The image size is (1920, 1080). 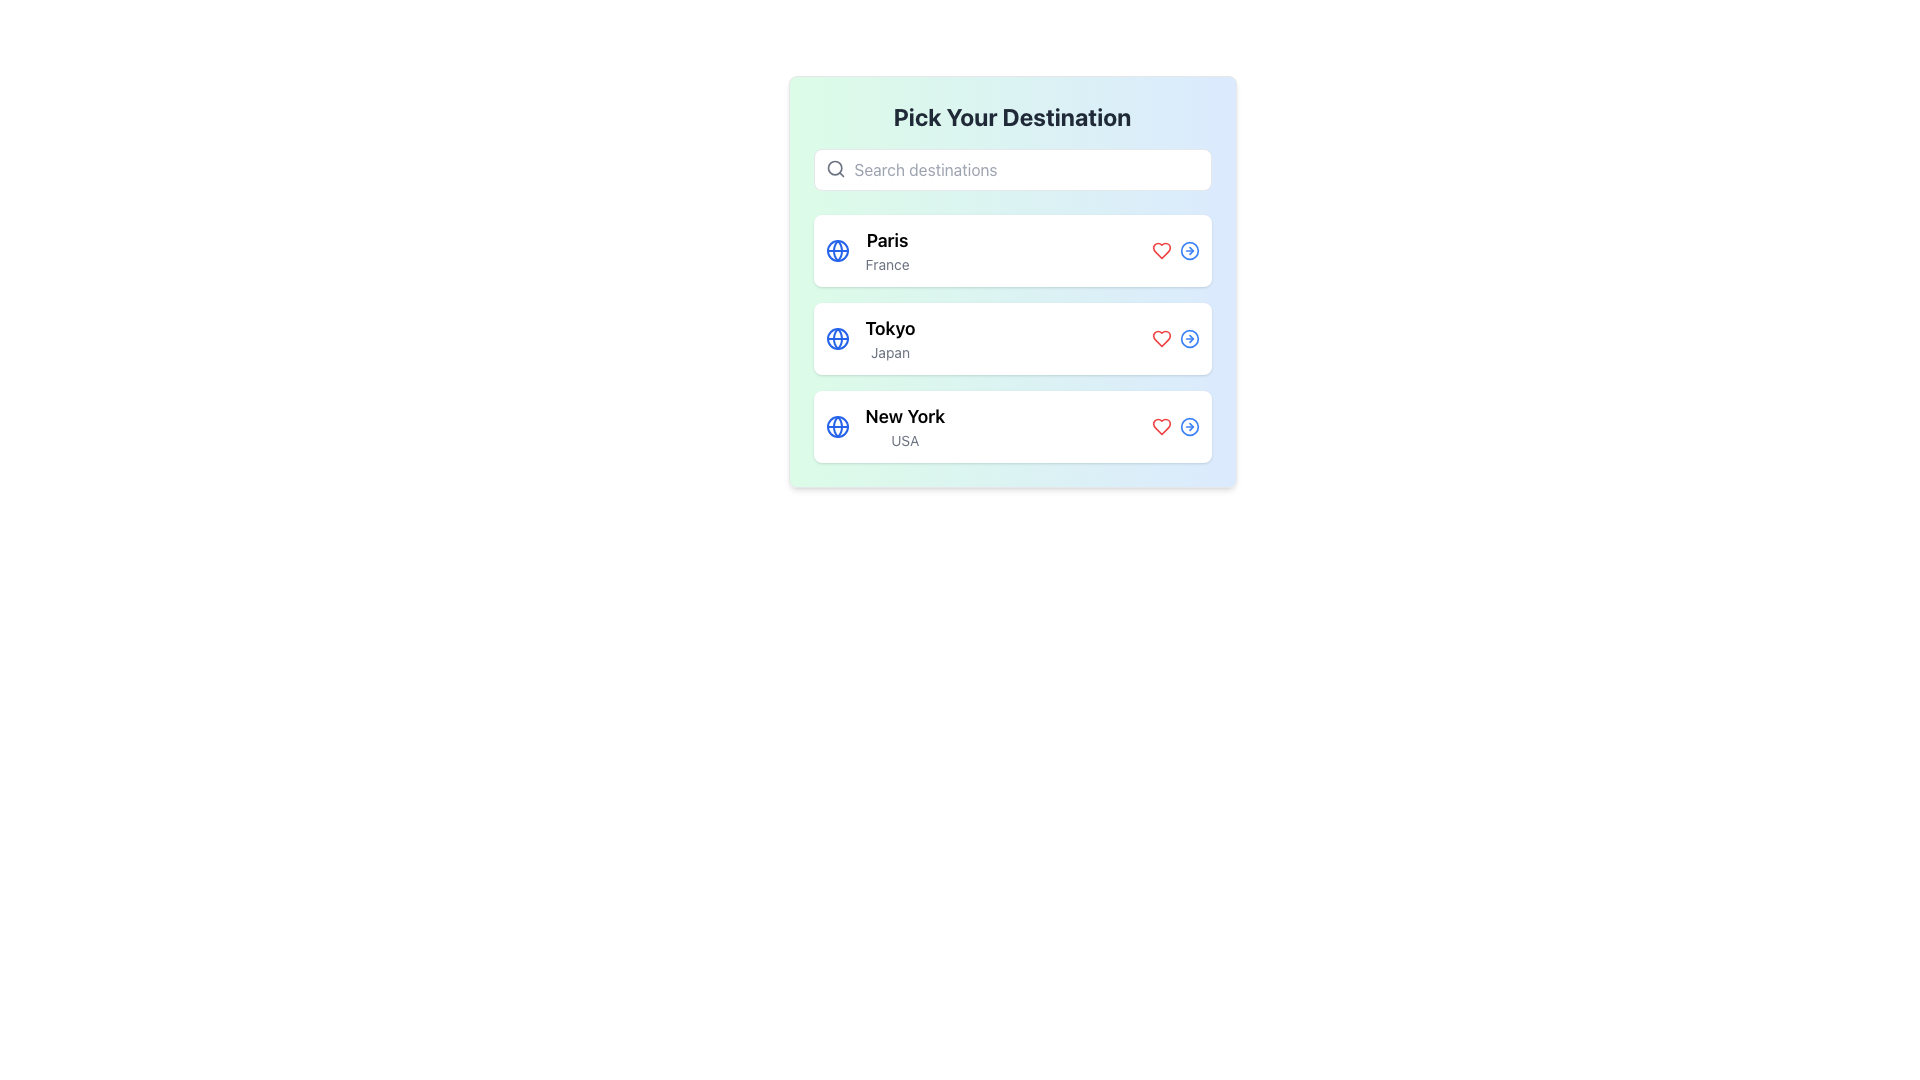 I want to click on the navigation button located to the far right of the 'New York' item within the vertical list, adjacent to the red heart icon, so click(x=1189, y=426).